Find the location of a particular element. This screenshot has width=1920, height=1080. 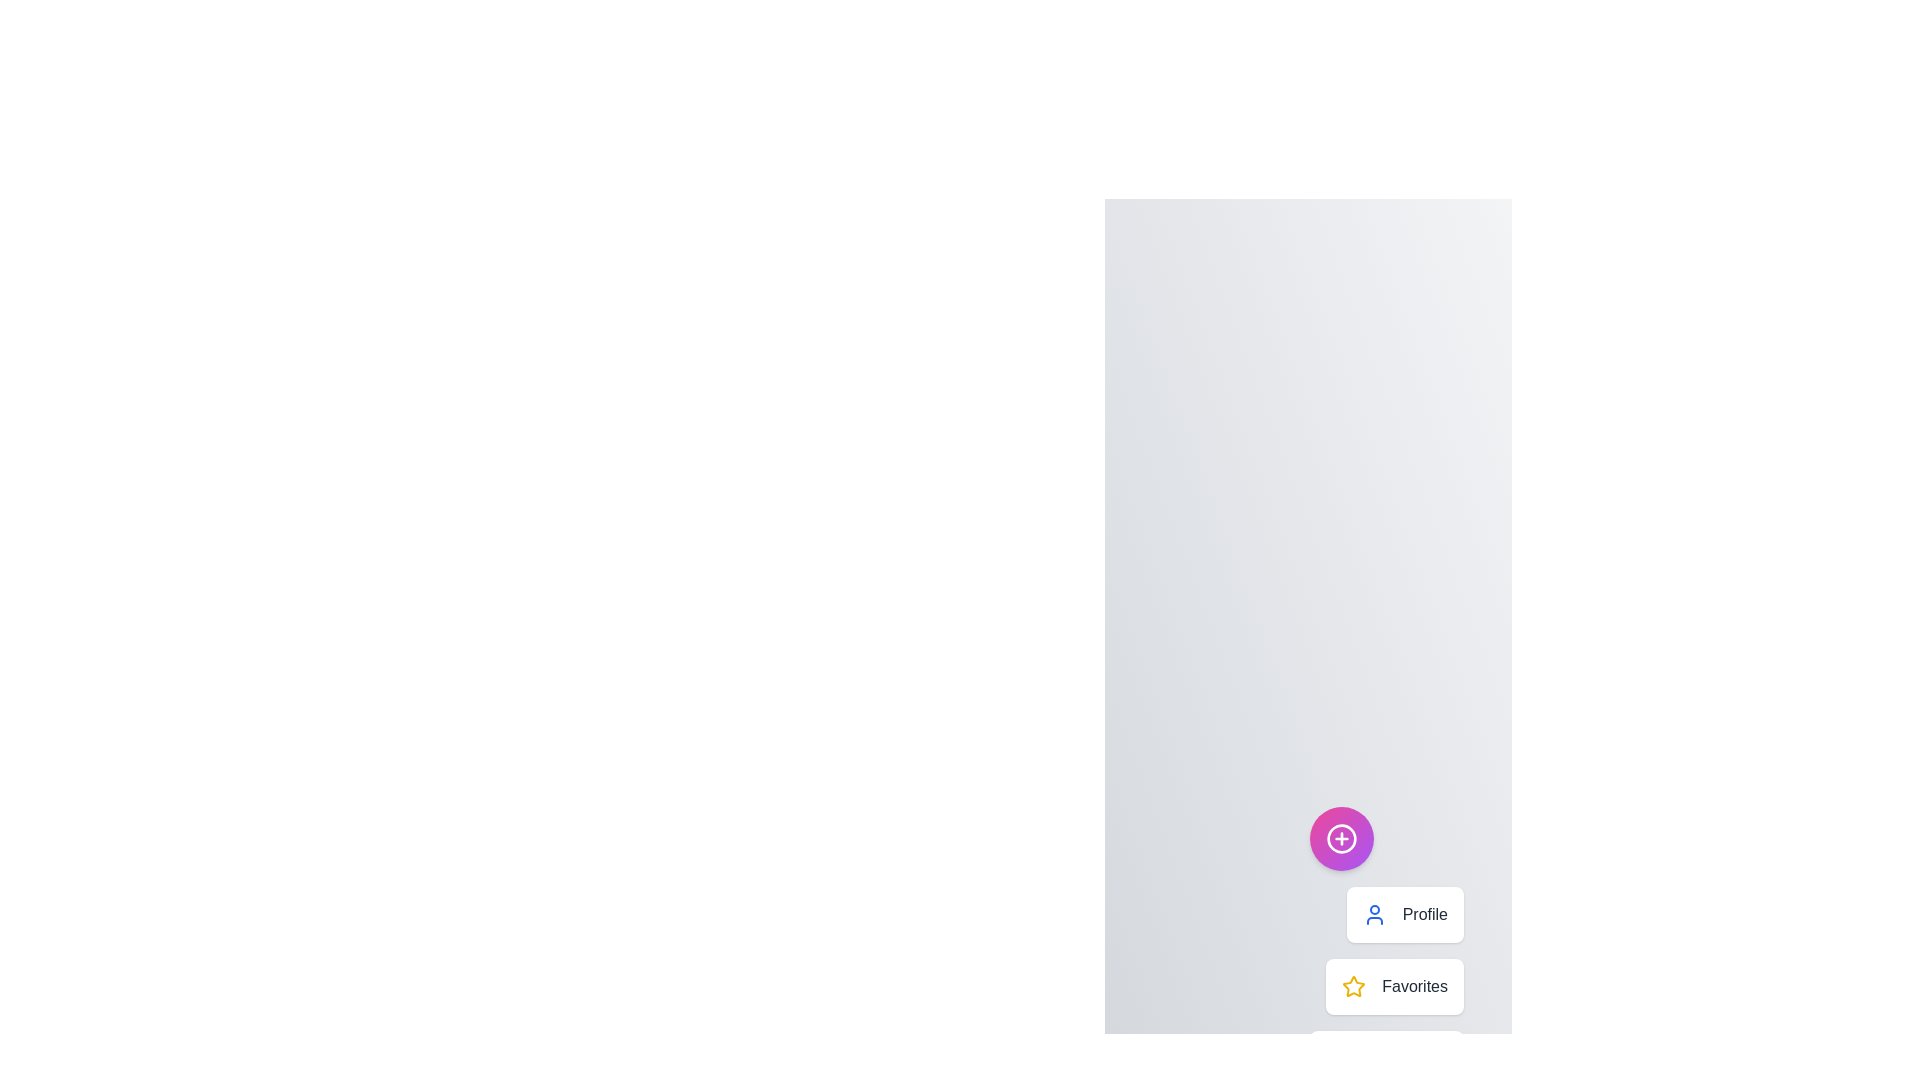

the menu item Favorites in the speed dial menu is located at coordinates (1394, 986).